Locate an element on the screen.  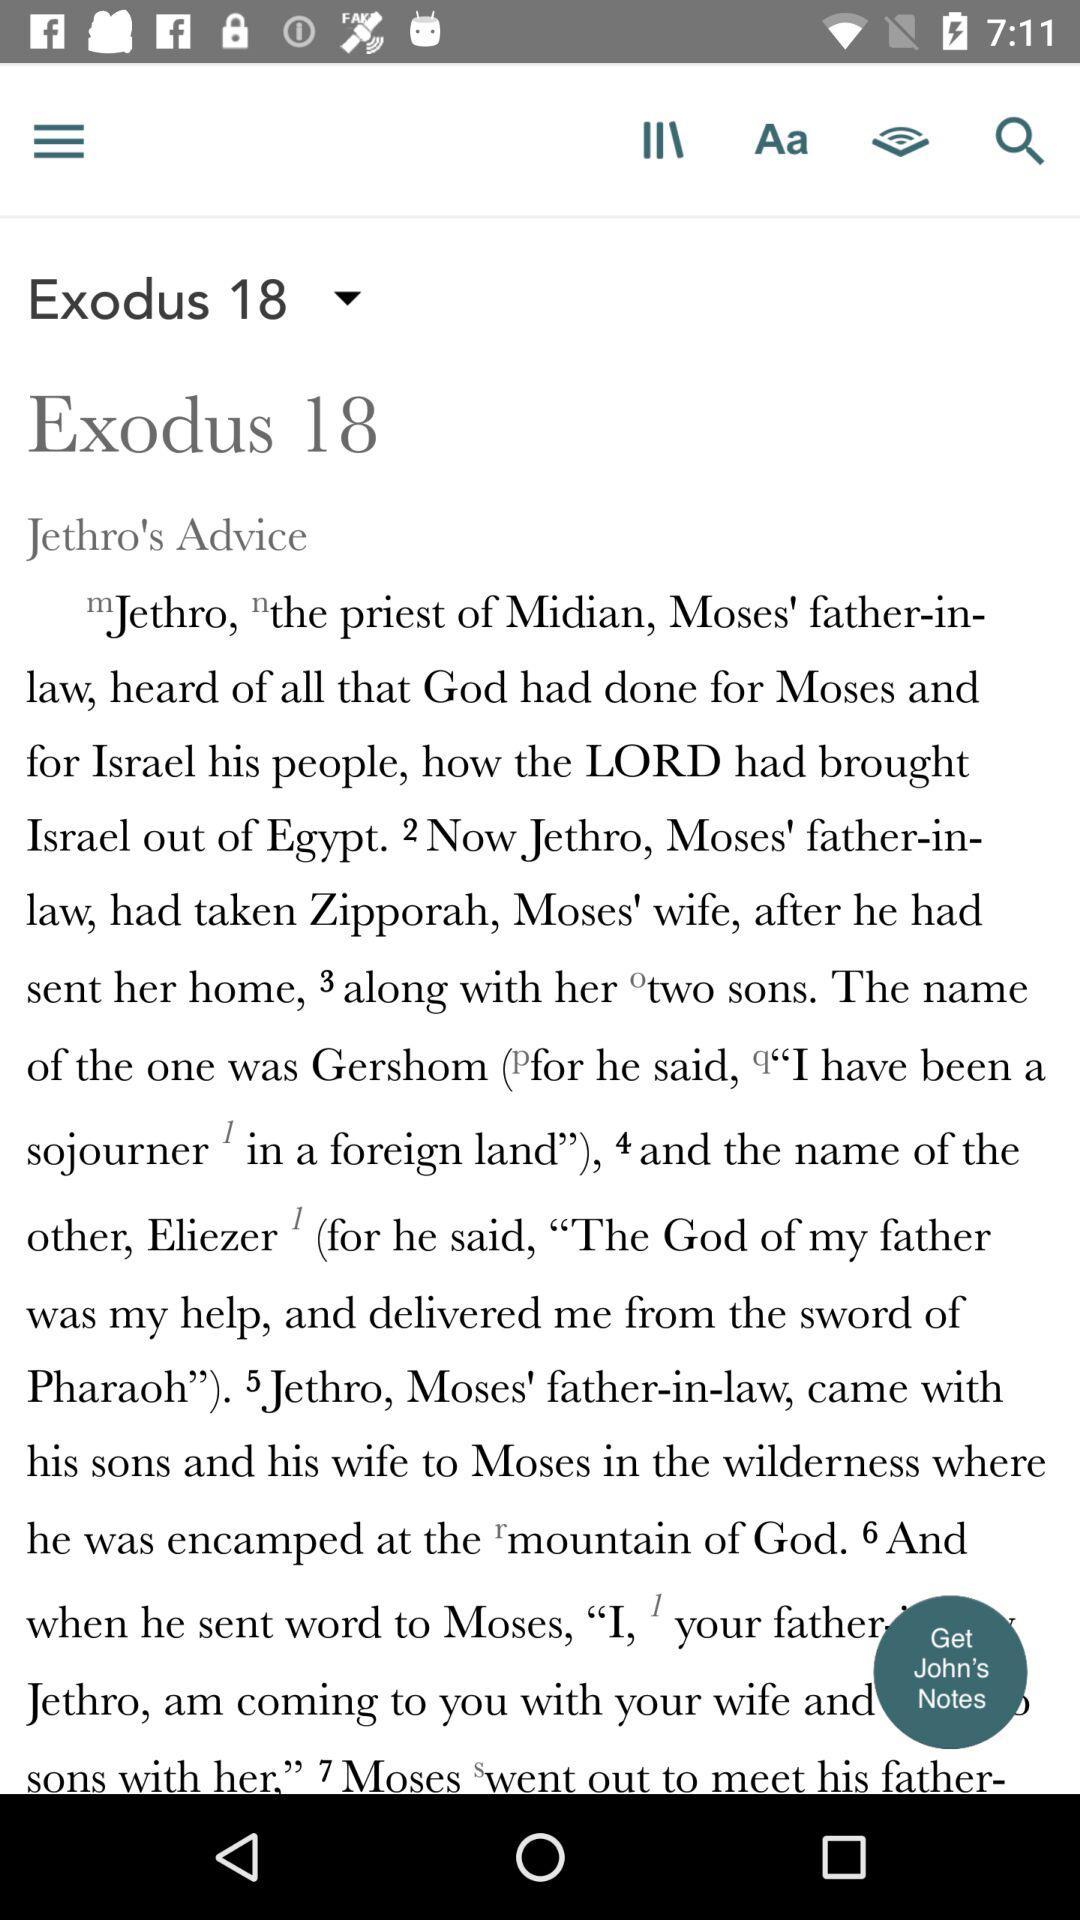
the avatar icon is located at coordinates (948, 1671).